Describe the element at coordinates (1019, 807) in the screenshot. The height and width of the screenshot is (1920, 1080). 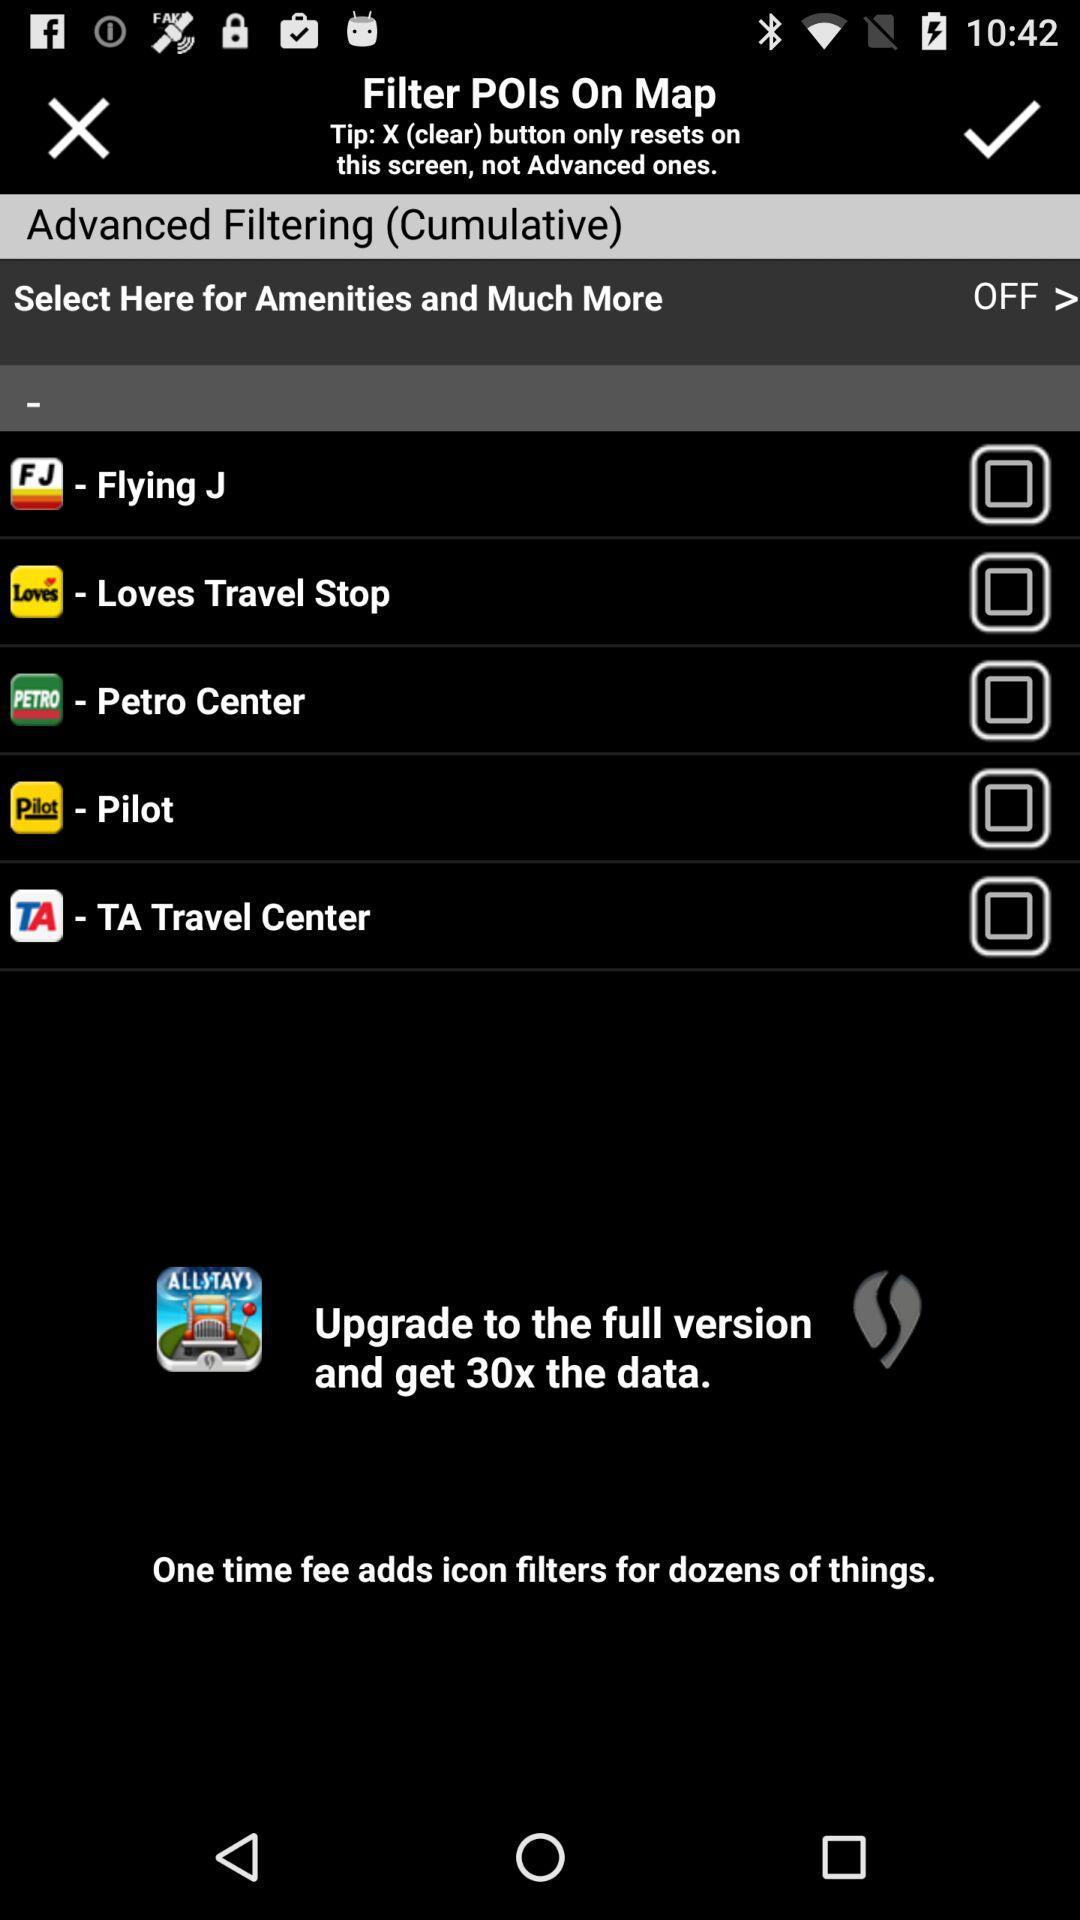
I see `check box on right` at that location.